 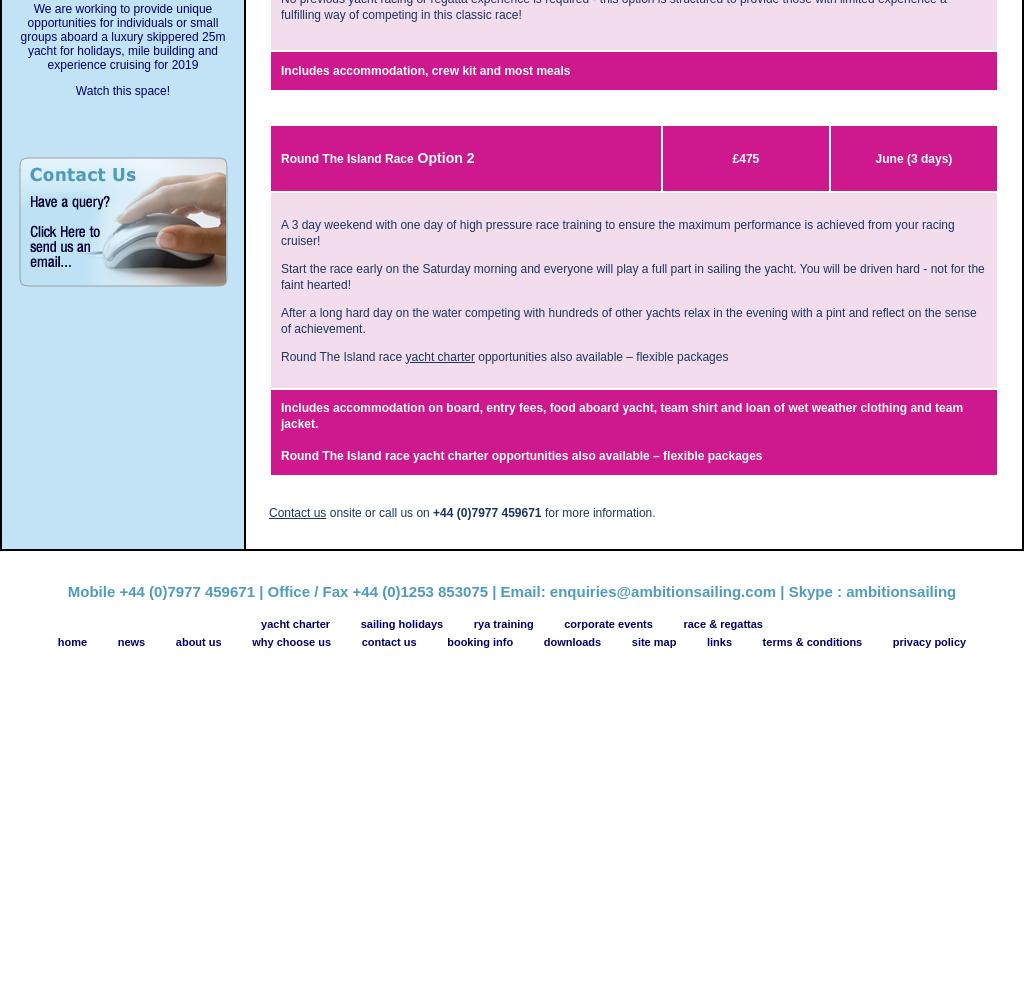 I want to click on 'why choose us', so click(x=291, y=641).